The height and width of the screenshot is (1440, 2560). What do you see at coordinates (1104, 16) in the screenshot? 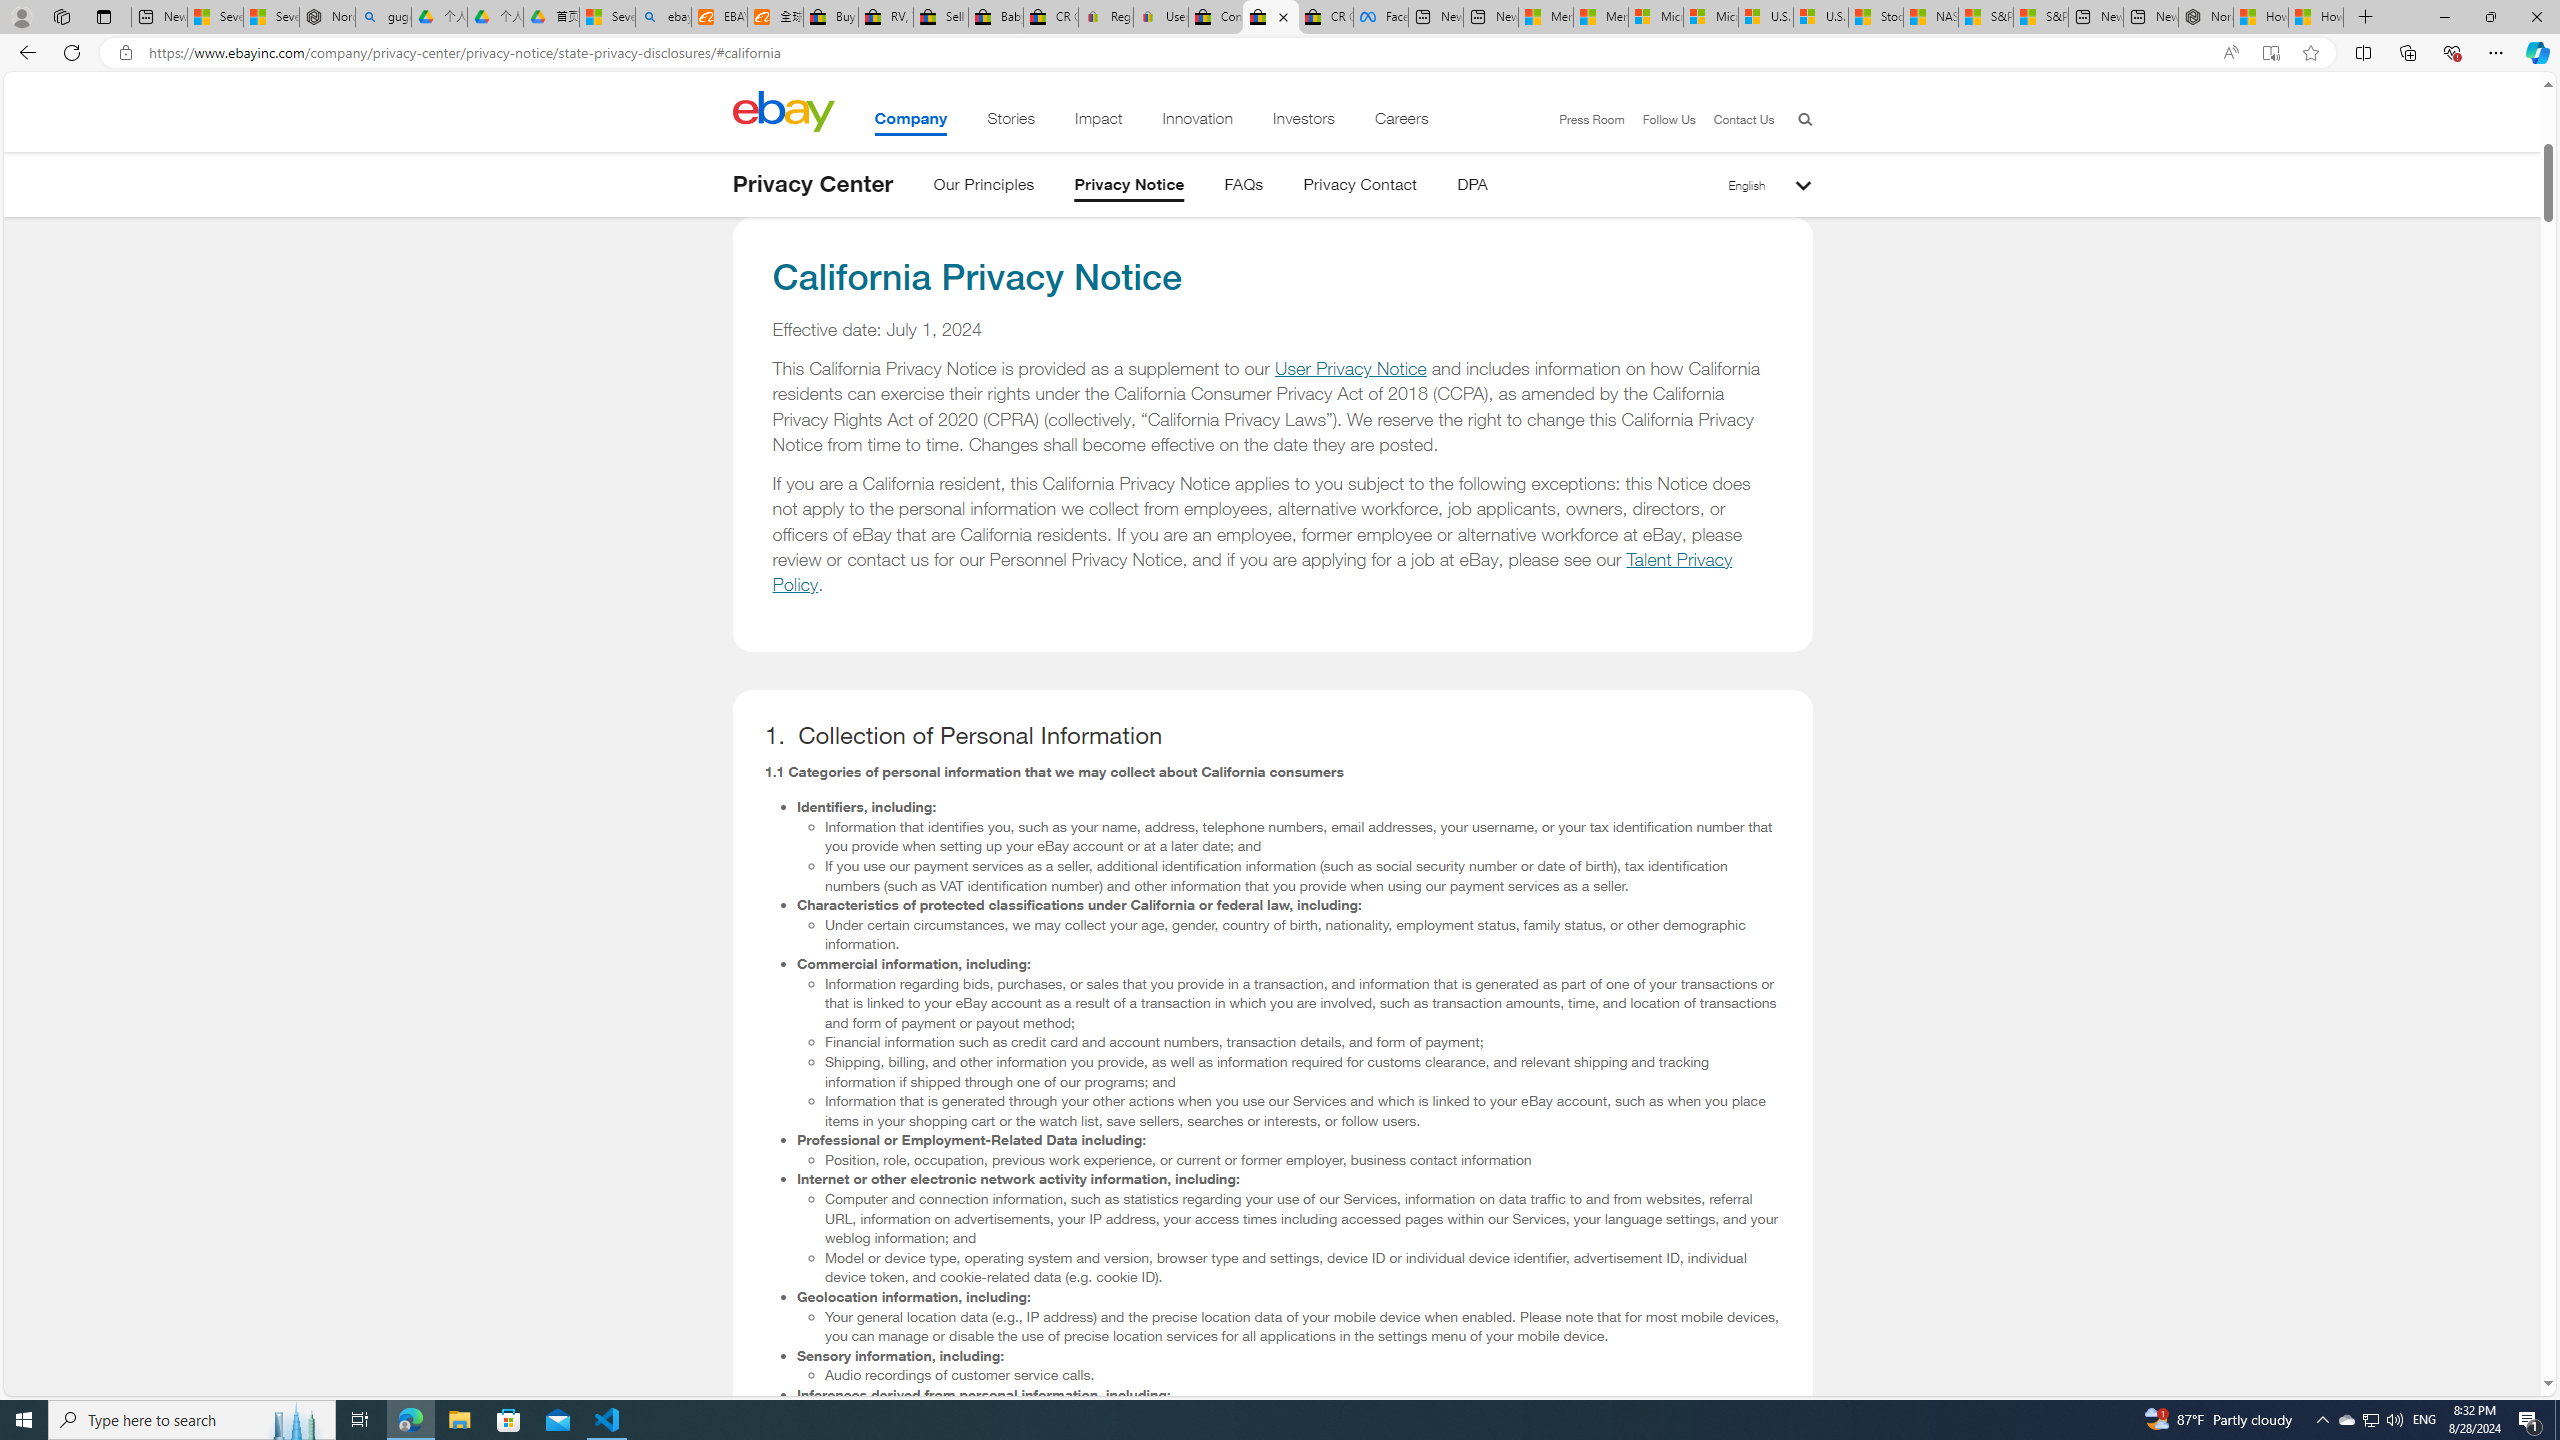
I see `'Register: Create a personal eBay account'` at bounding box center [1104, 16].